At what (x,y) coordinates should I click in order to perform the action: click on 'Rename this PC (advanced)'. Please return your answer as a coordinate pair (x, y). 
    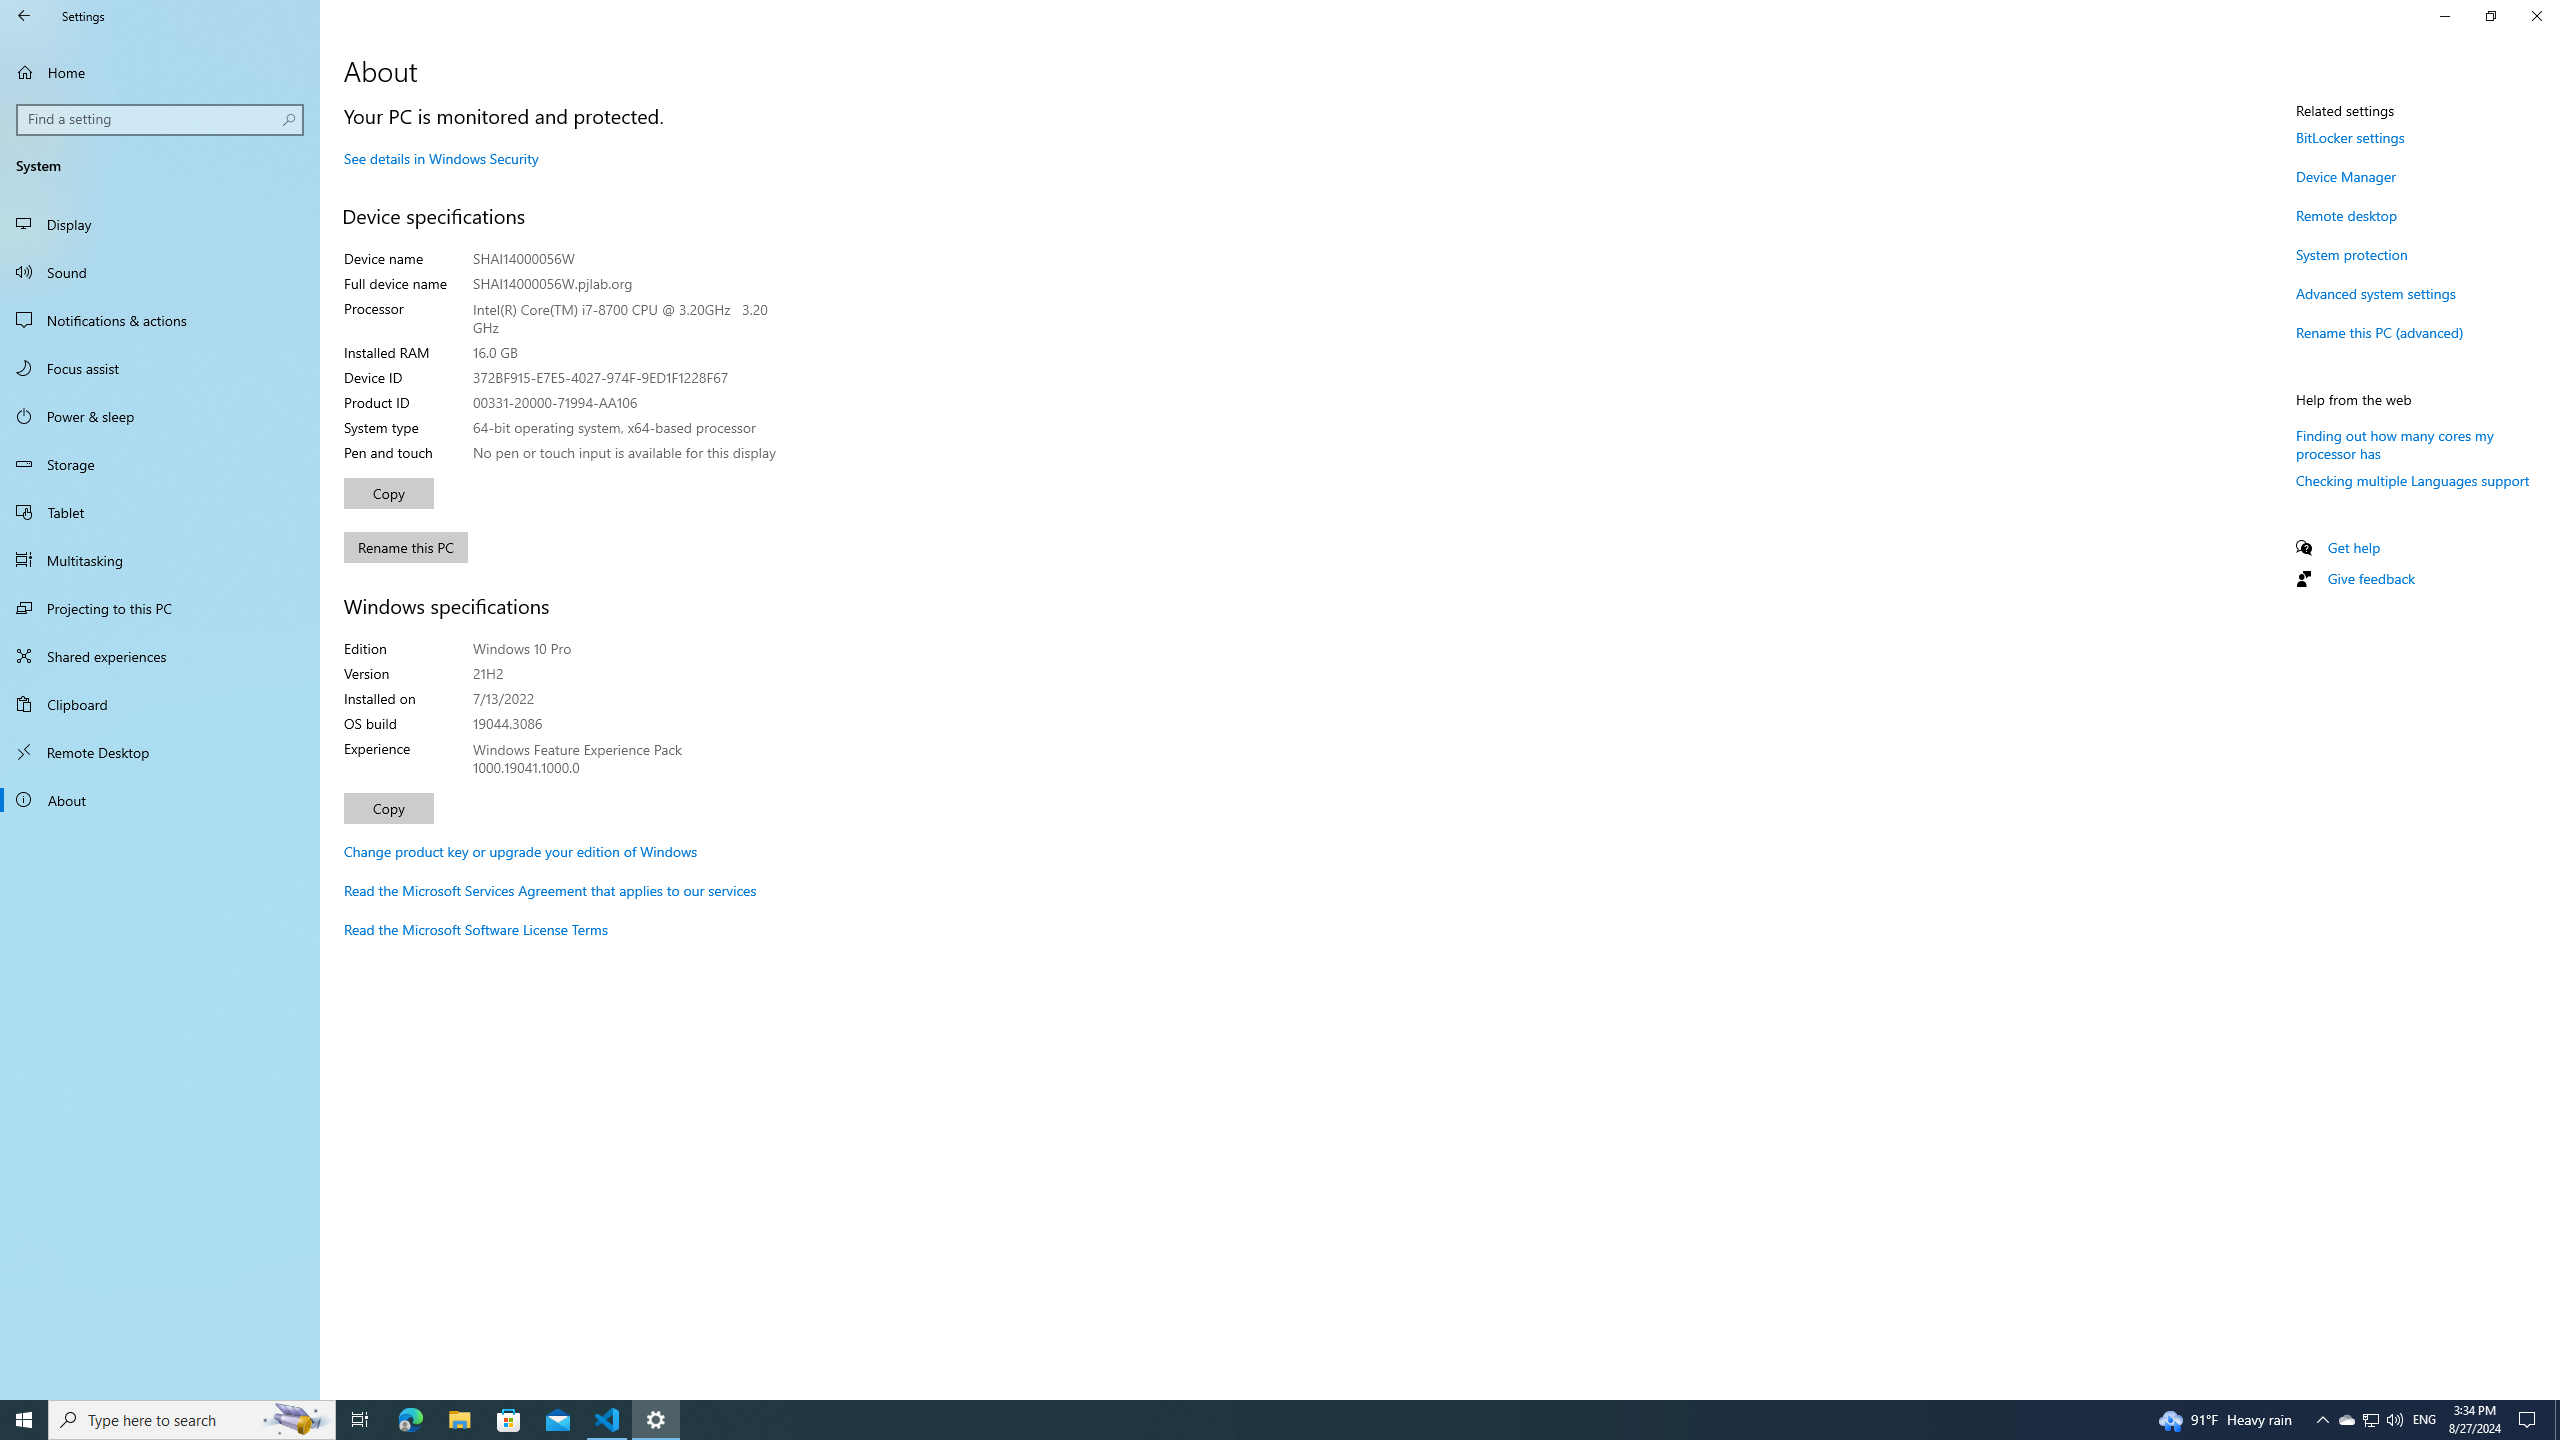
    Looking at the image, I should click on (2378, 332).